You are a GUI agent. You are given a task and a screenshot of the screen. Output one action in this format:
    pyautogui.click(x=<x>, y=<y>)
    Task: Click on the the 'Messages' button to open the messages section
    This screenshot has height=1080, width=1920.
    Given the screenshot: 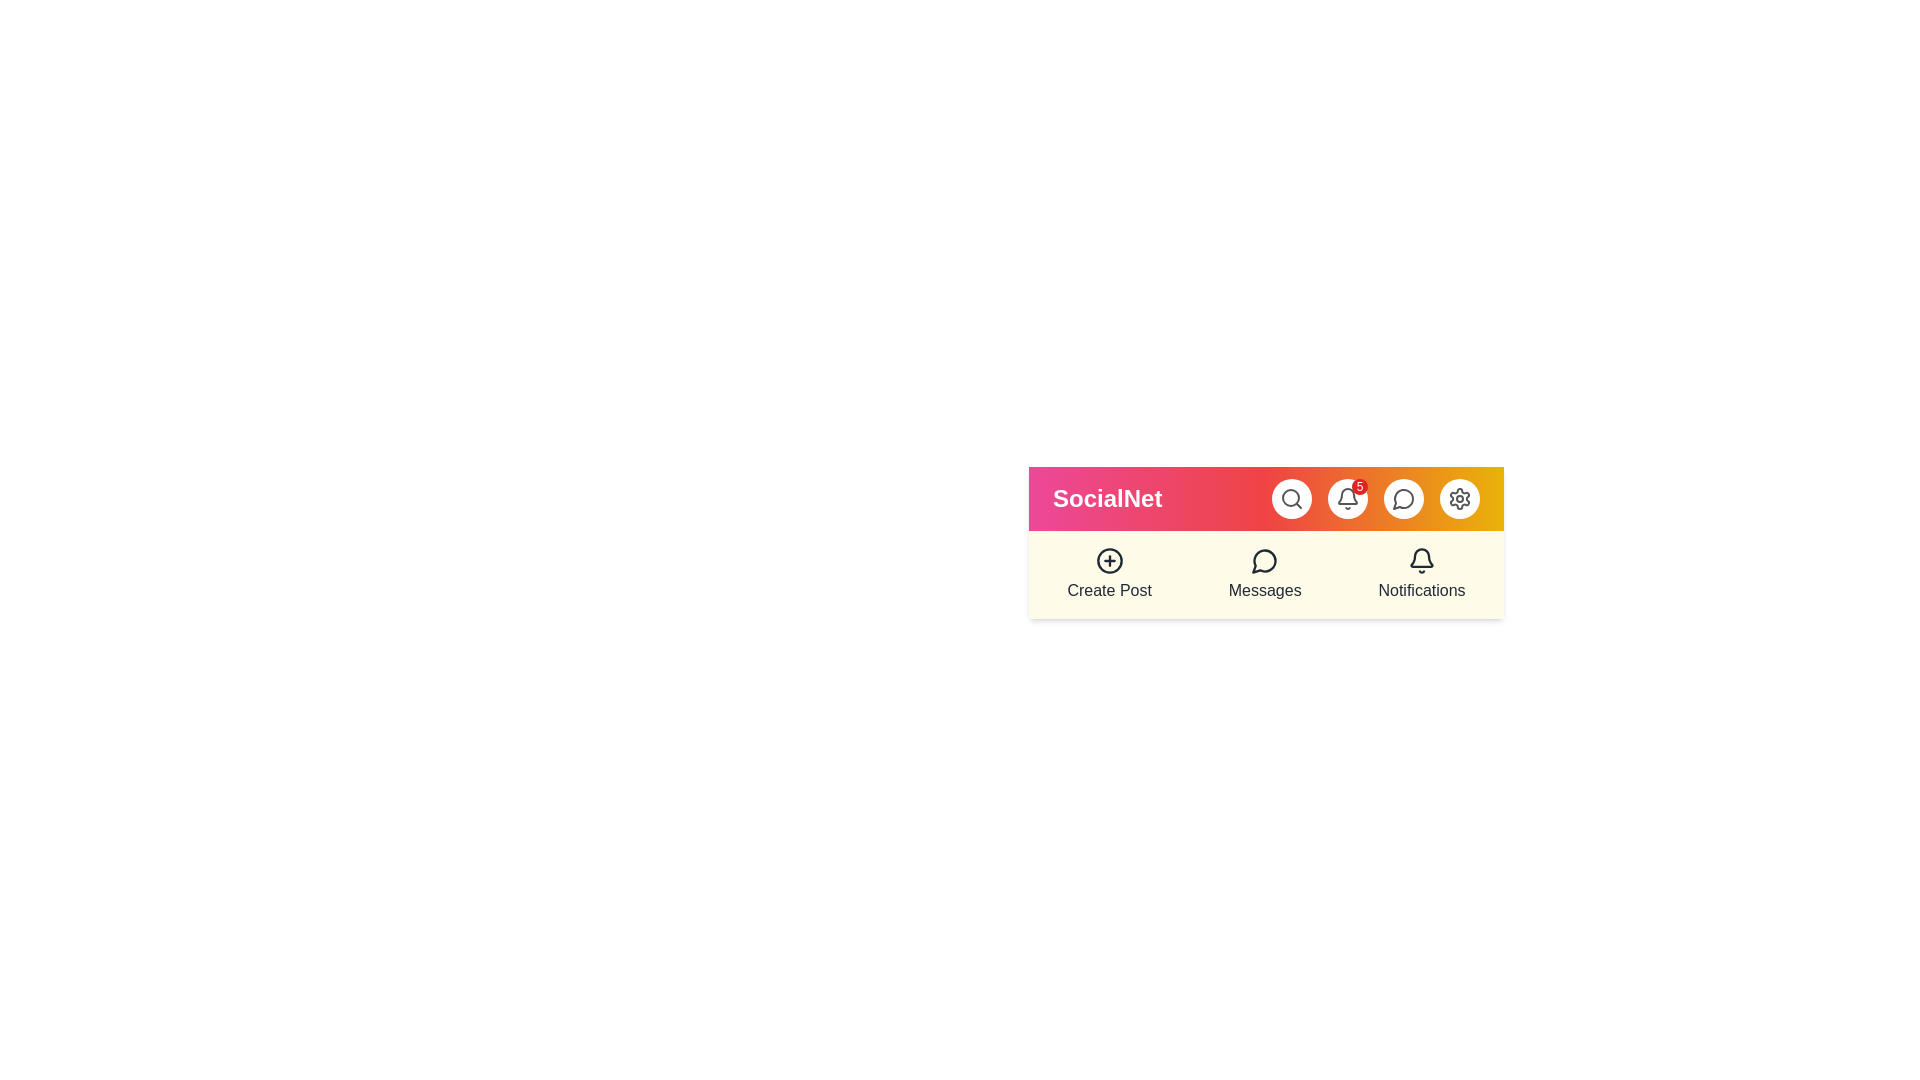 What is the action you would take?
    pyautogui.click(x=1264, y=574)
    